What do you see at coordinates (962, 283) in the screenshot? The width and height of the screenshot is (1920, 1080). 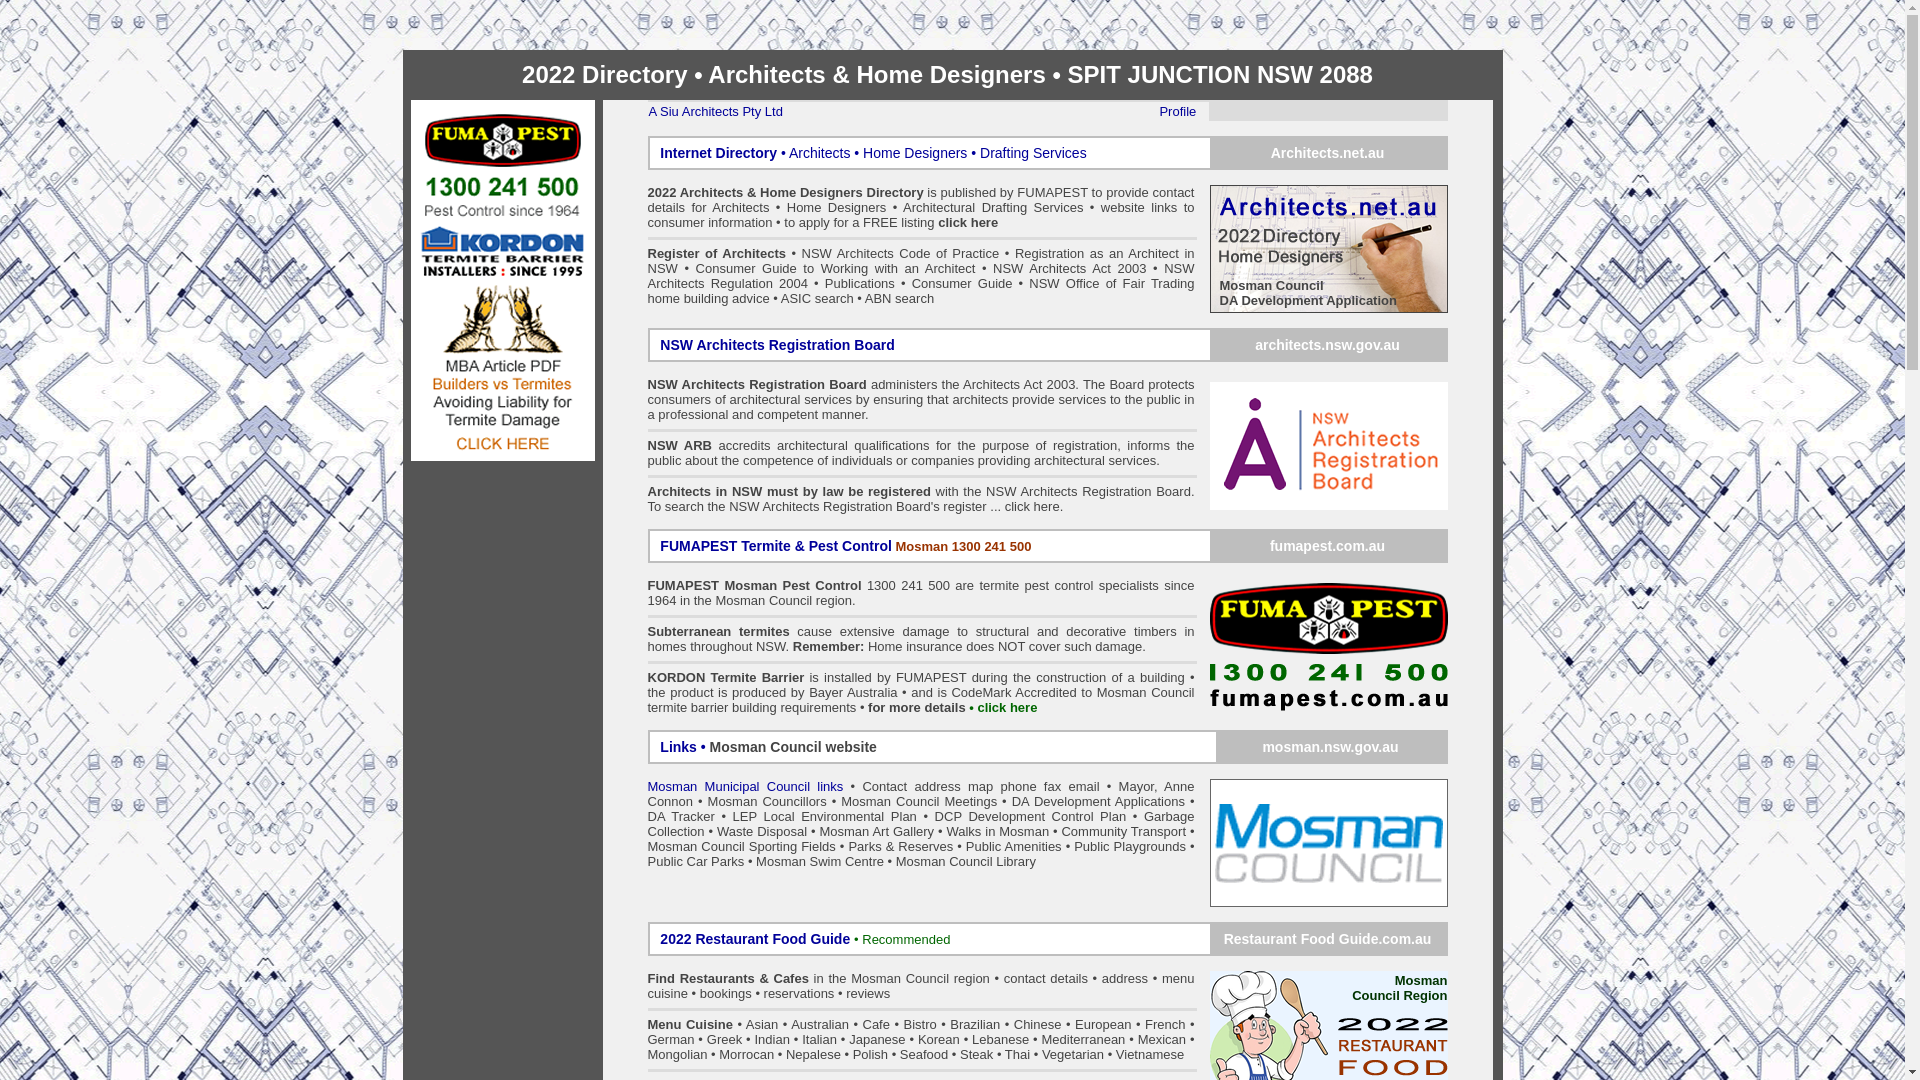 I see `'Consumer Guide'` at bounding box center [962, 283].